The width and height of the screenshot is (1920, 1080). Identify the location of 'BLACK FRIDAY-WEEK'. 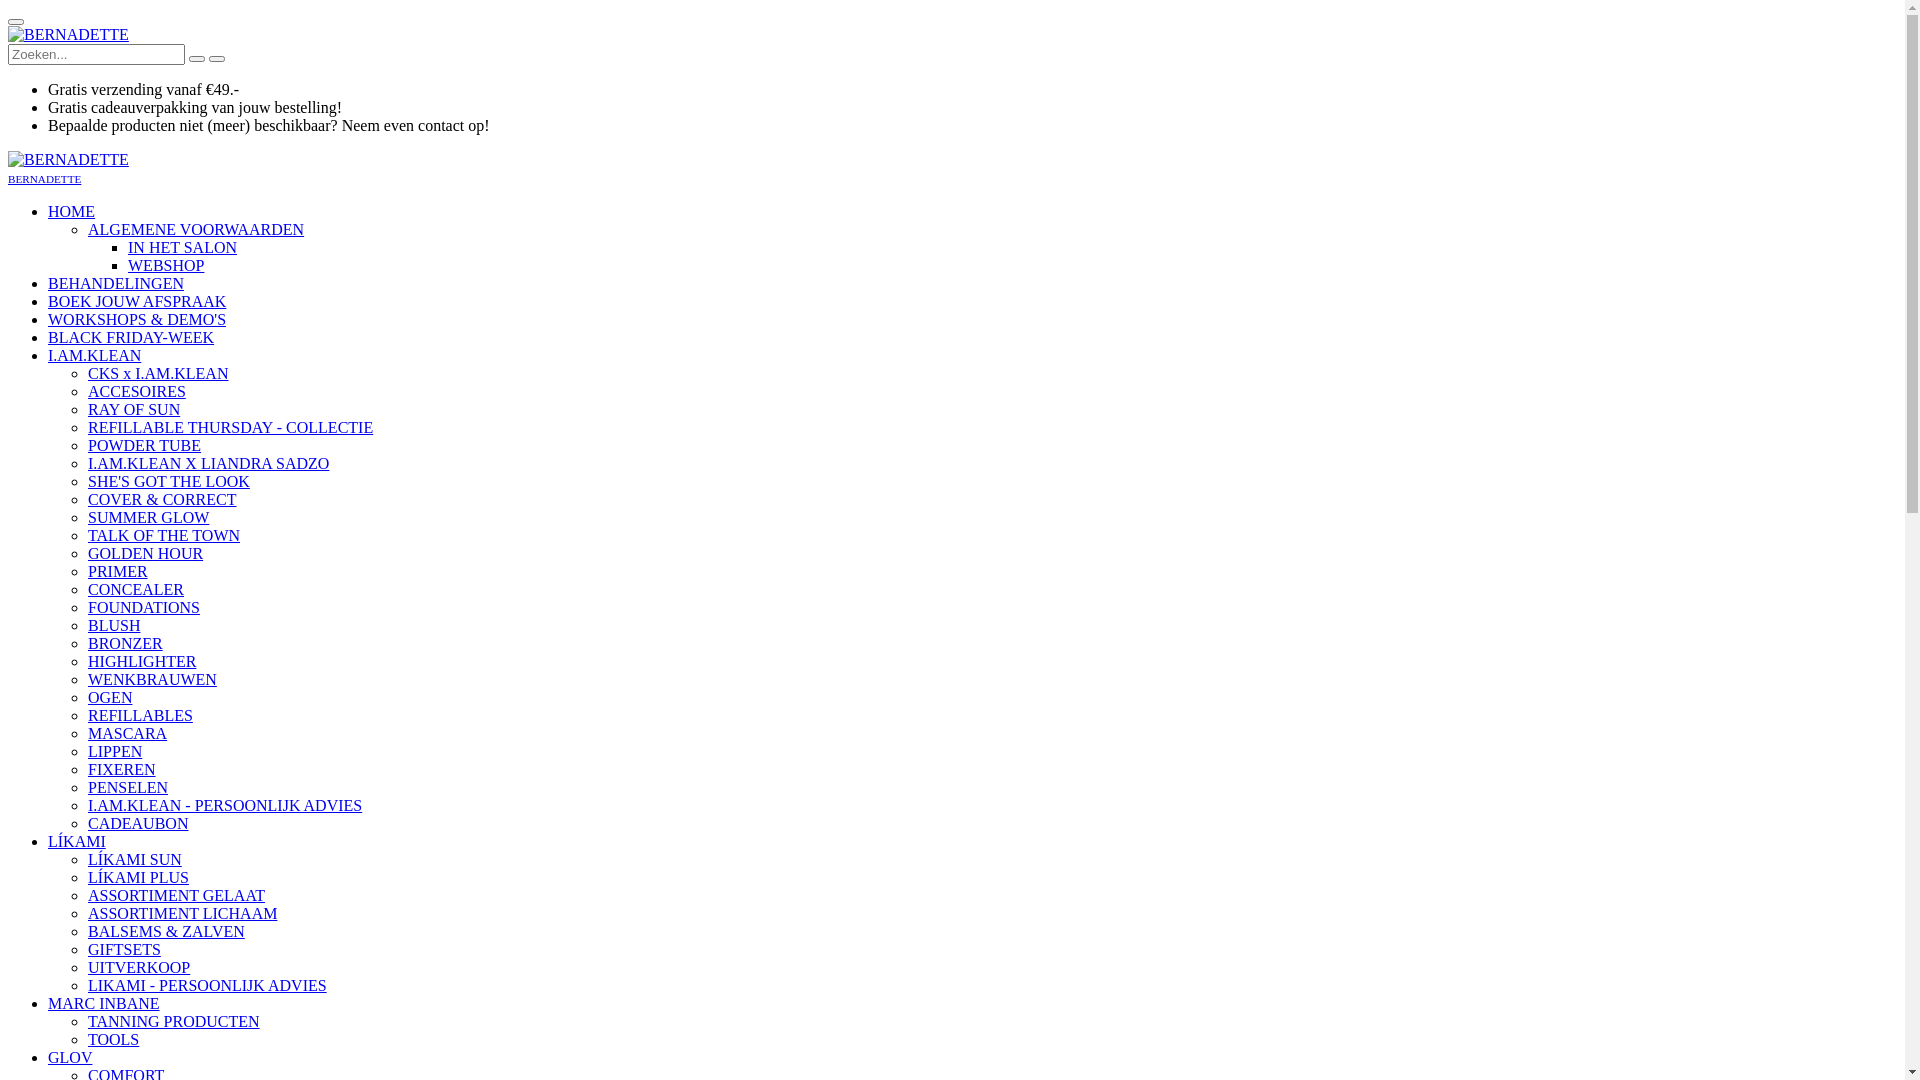
(48, 336).